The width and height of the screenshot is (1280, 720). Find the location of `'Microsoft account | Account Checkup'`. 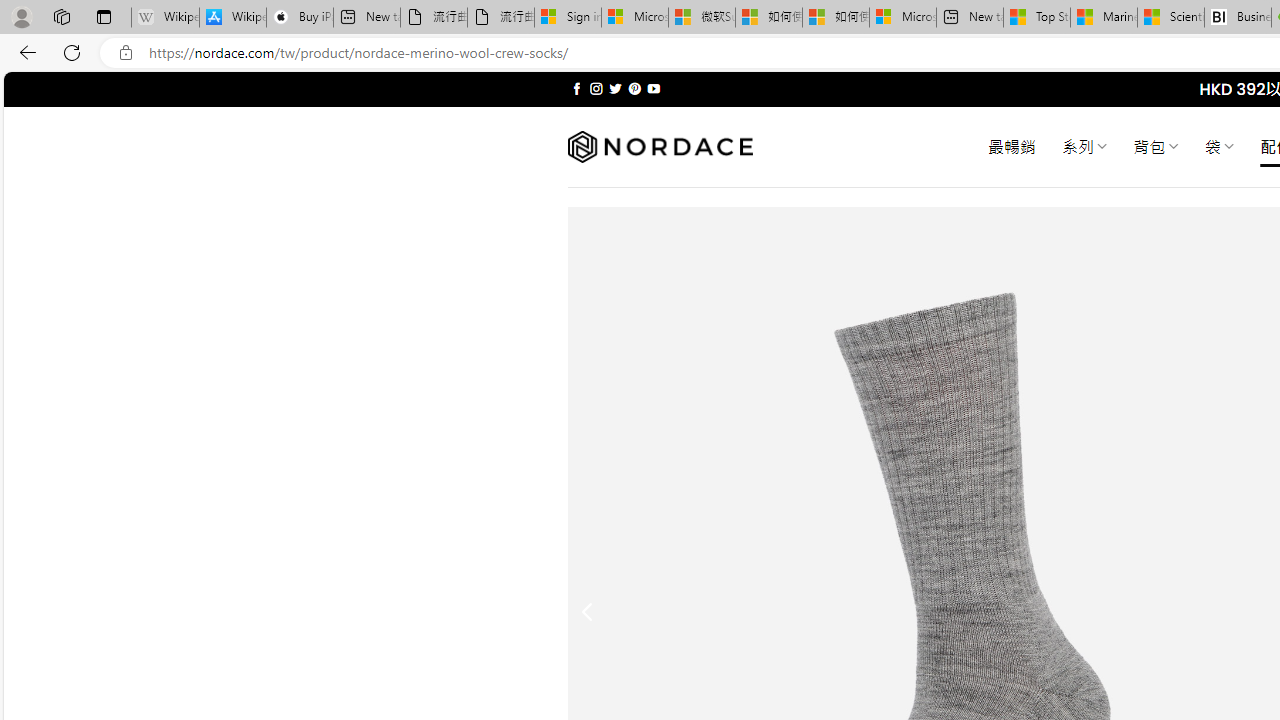

'Microsoft account | Account Checkup' is located at coordinates (902, 17).